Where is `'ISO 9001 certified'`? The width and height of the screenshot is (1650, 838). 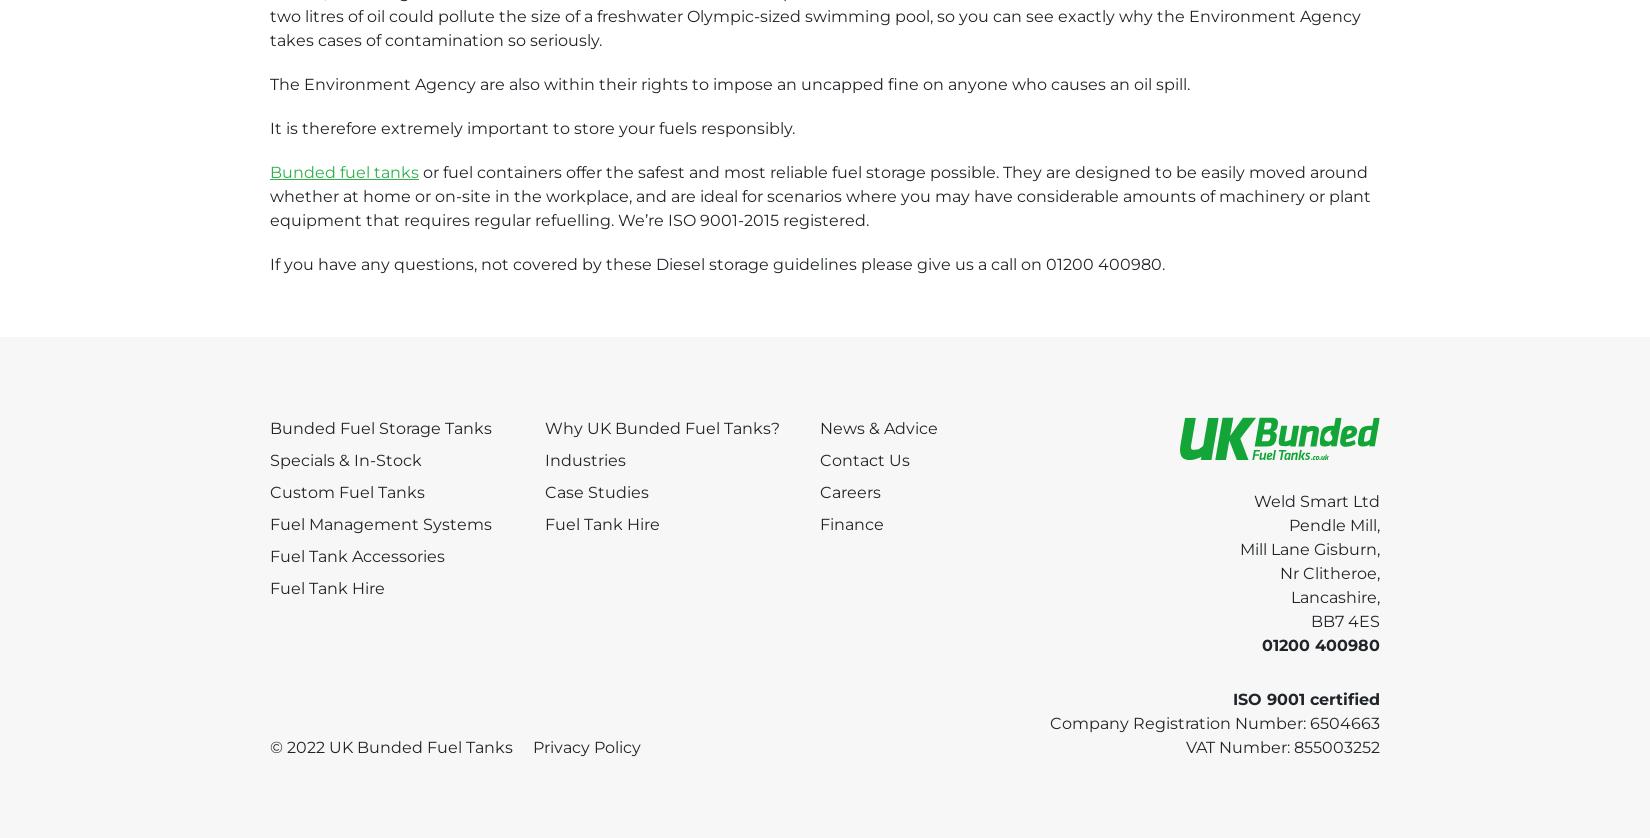 'ISO 9001 certified' is located at coordinates (1305, 697).